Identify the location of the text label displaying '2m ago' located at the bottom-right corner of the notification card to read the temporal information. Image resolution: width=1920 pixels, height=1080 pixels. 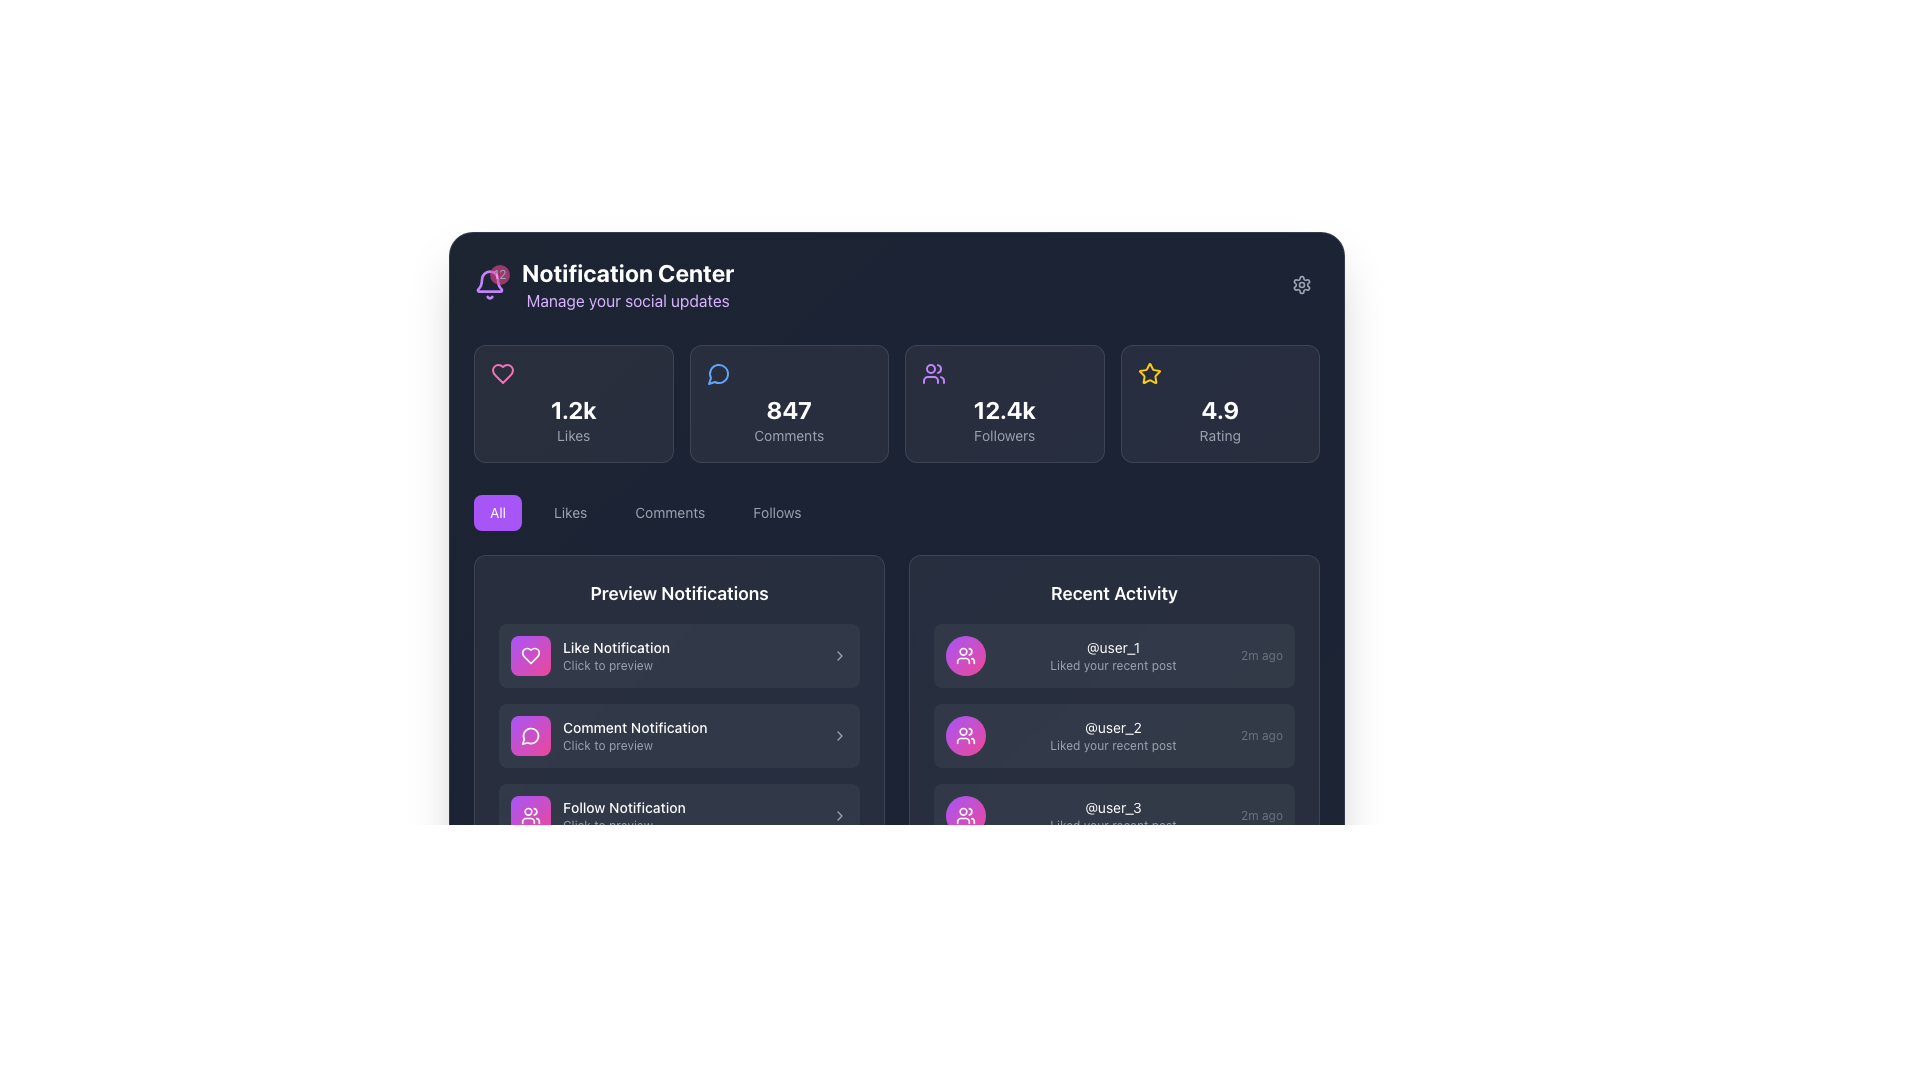
(1261, 736).